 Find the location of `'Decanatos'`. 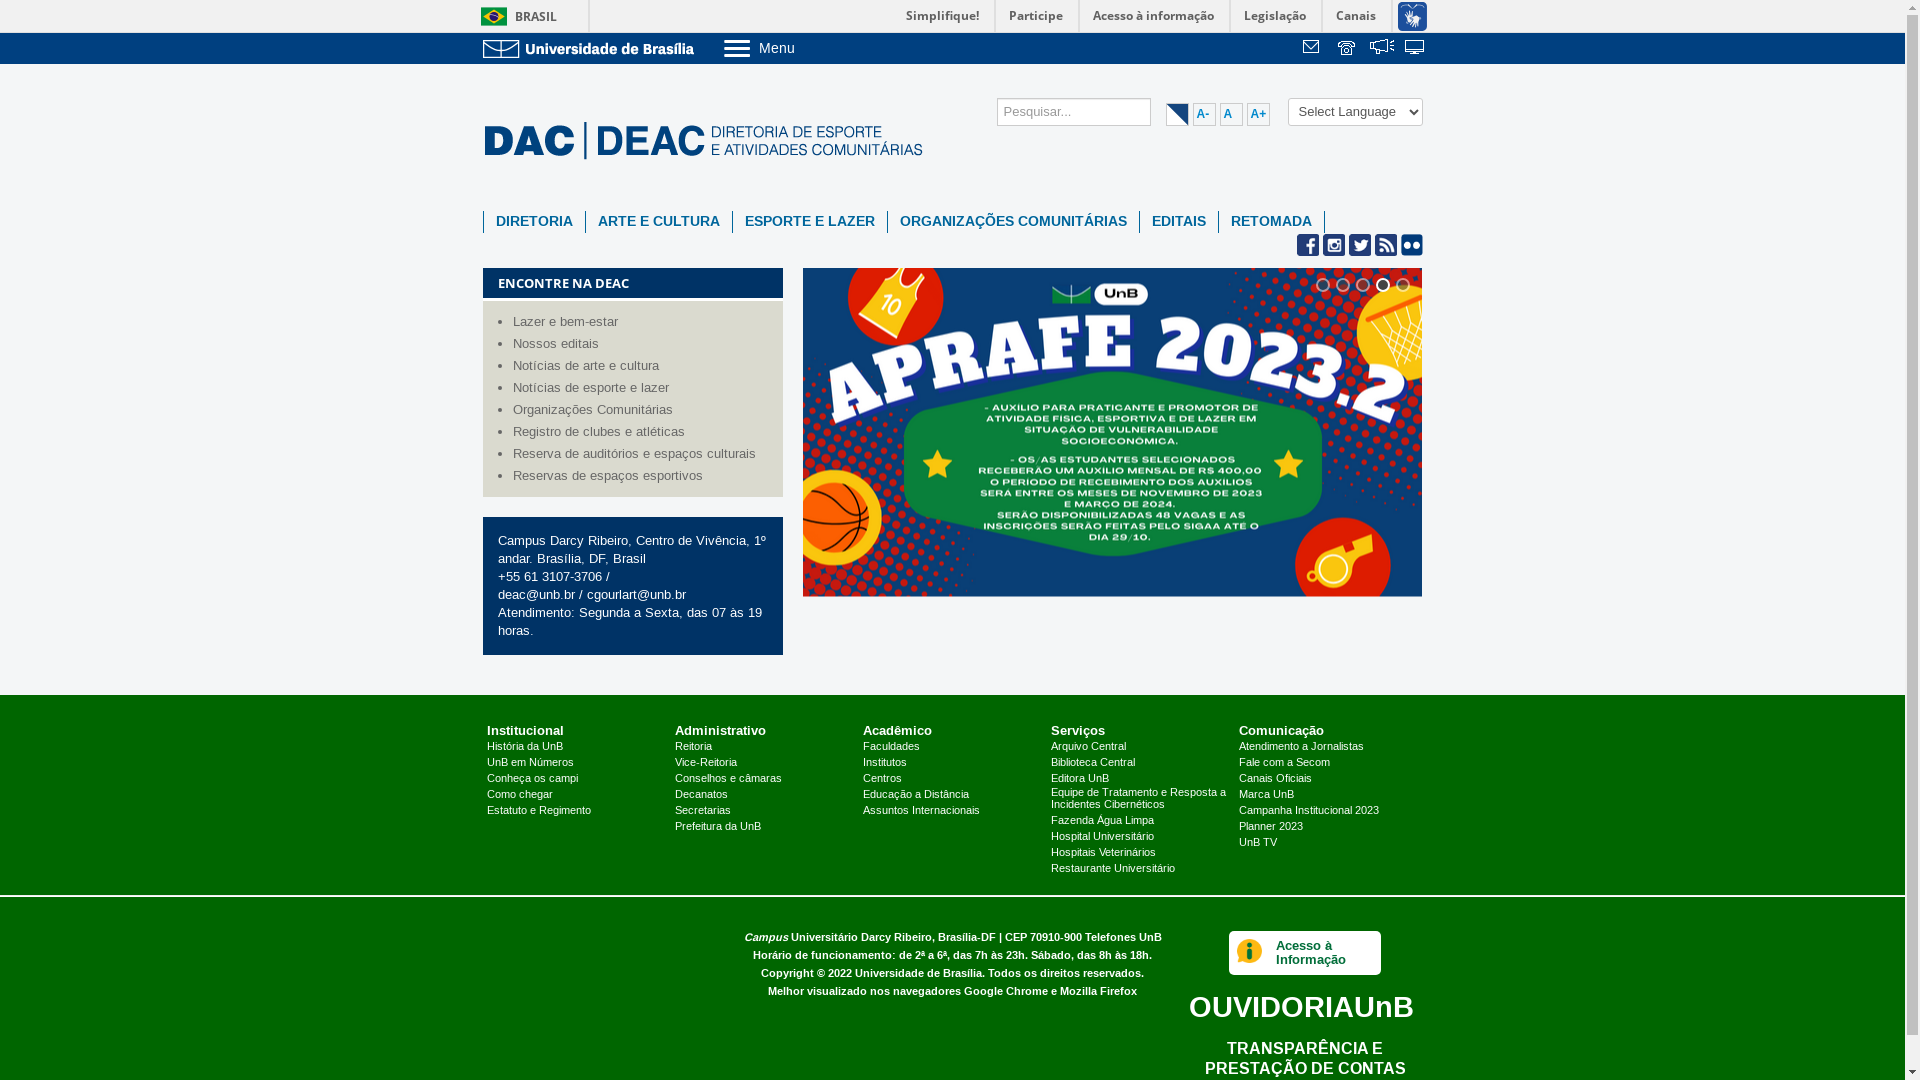

'Decanatos' is located at coordinates (701, 793).